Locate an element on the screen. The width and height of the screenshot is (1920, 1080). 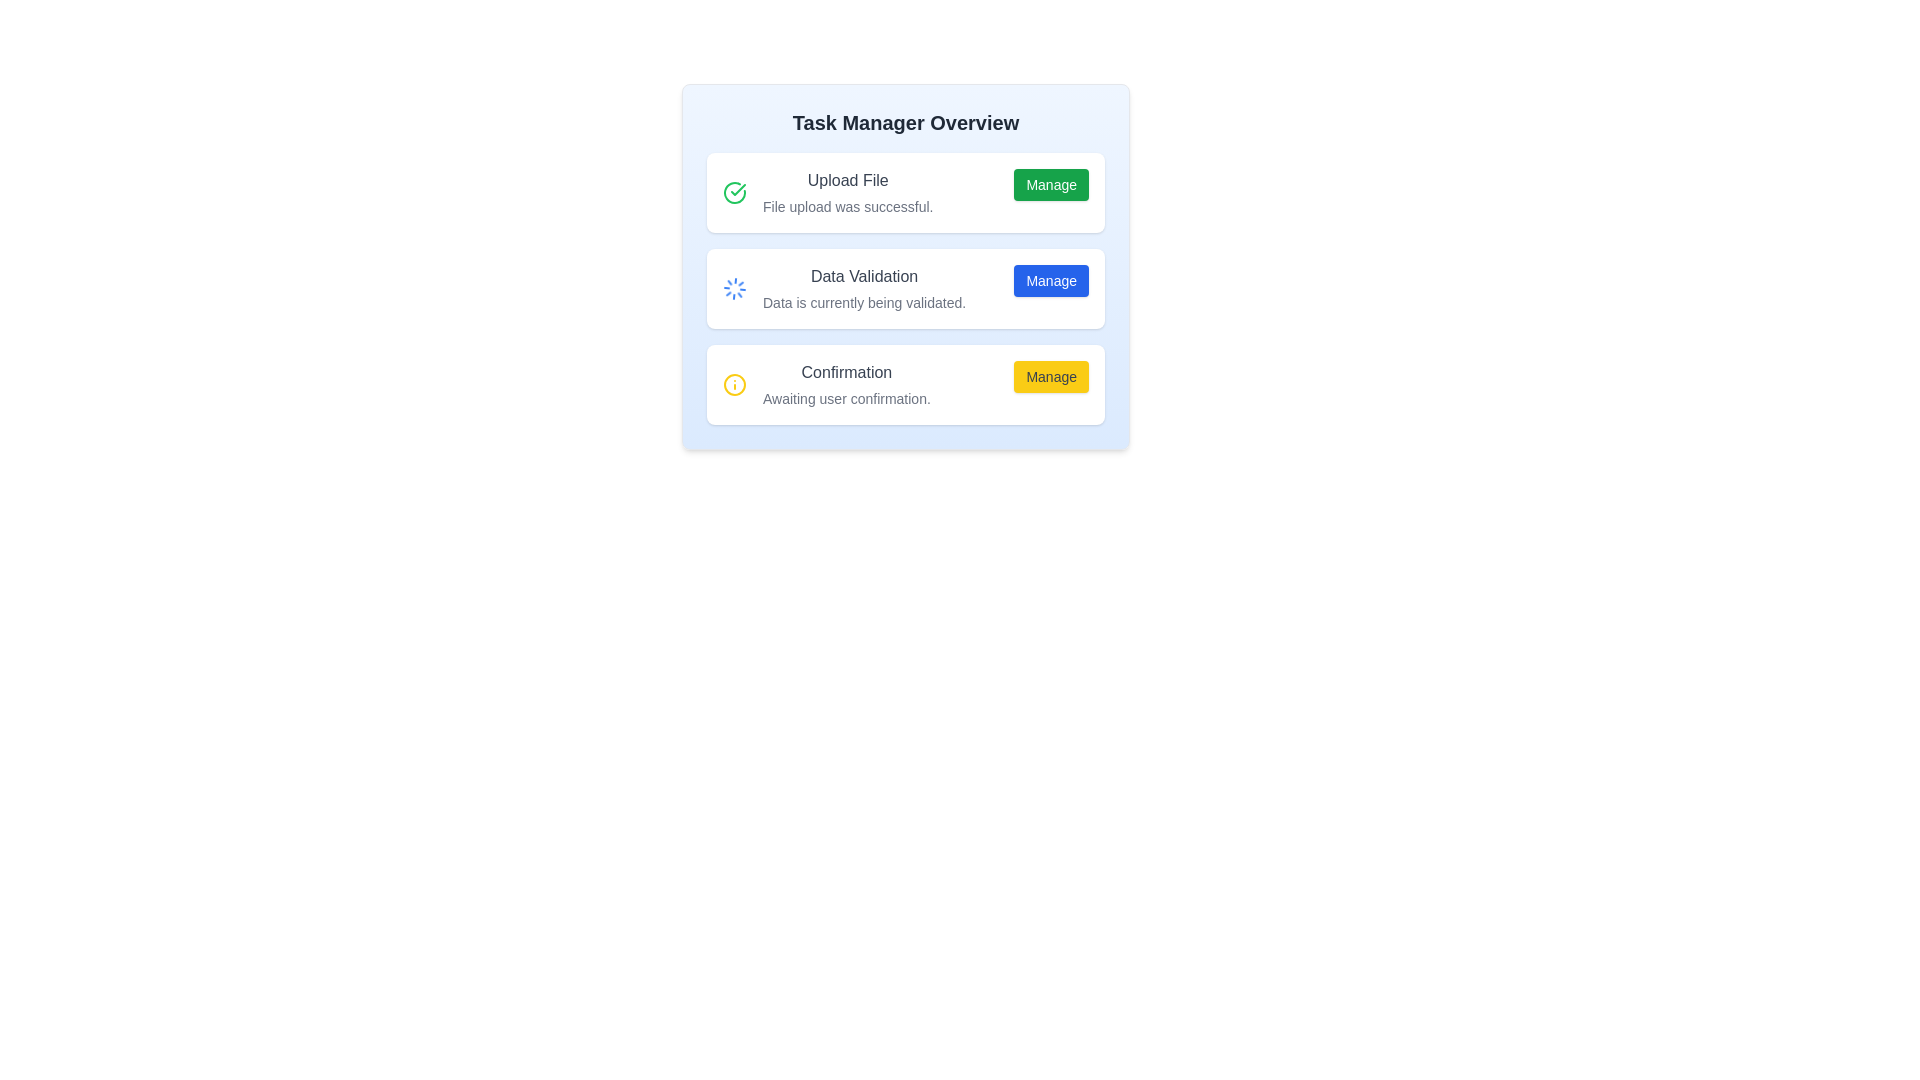
the Informational Text Block indicating that a confirmation is awaited for a task or process, which is located in the third row of the 'Task Manager Overview' section, above the yellow 'Manage' button is located at coordinates (826, 385).